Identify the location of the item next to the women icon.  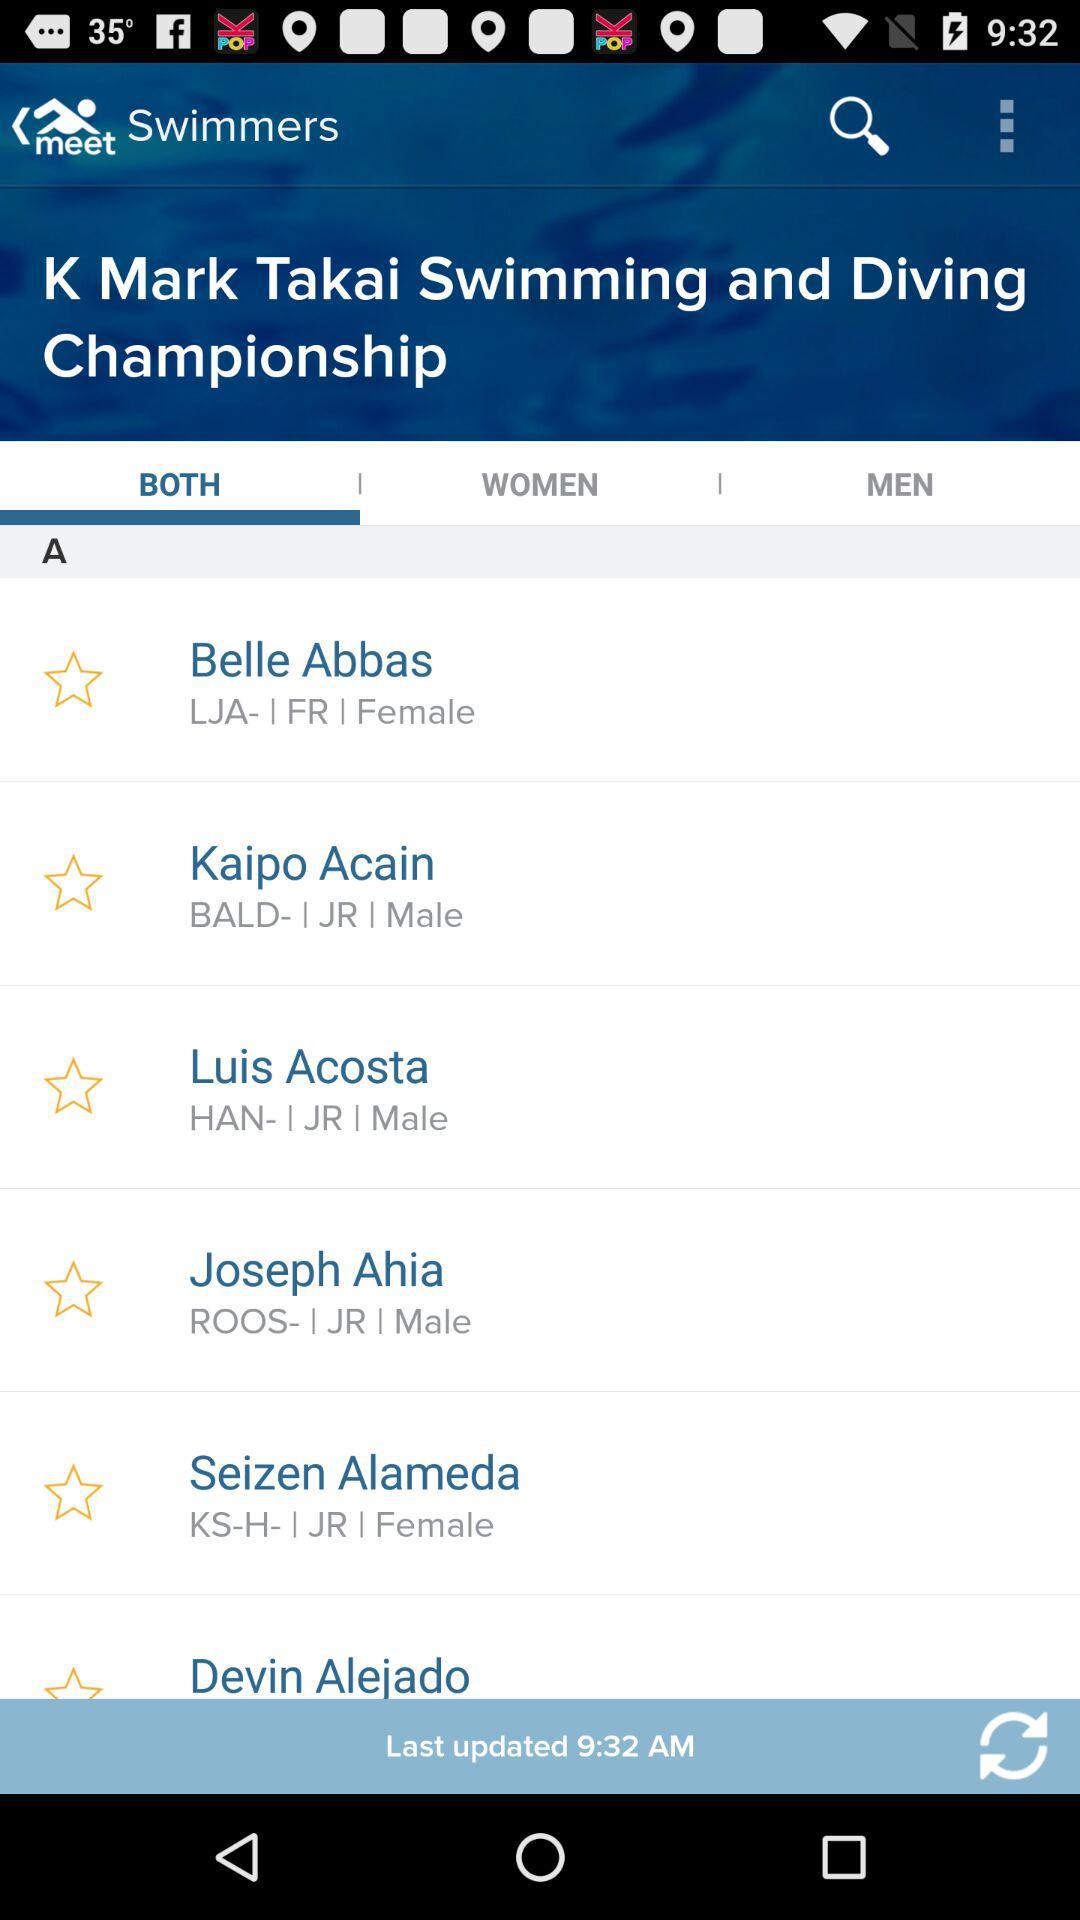
(898, 483).